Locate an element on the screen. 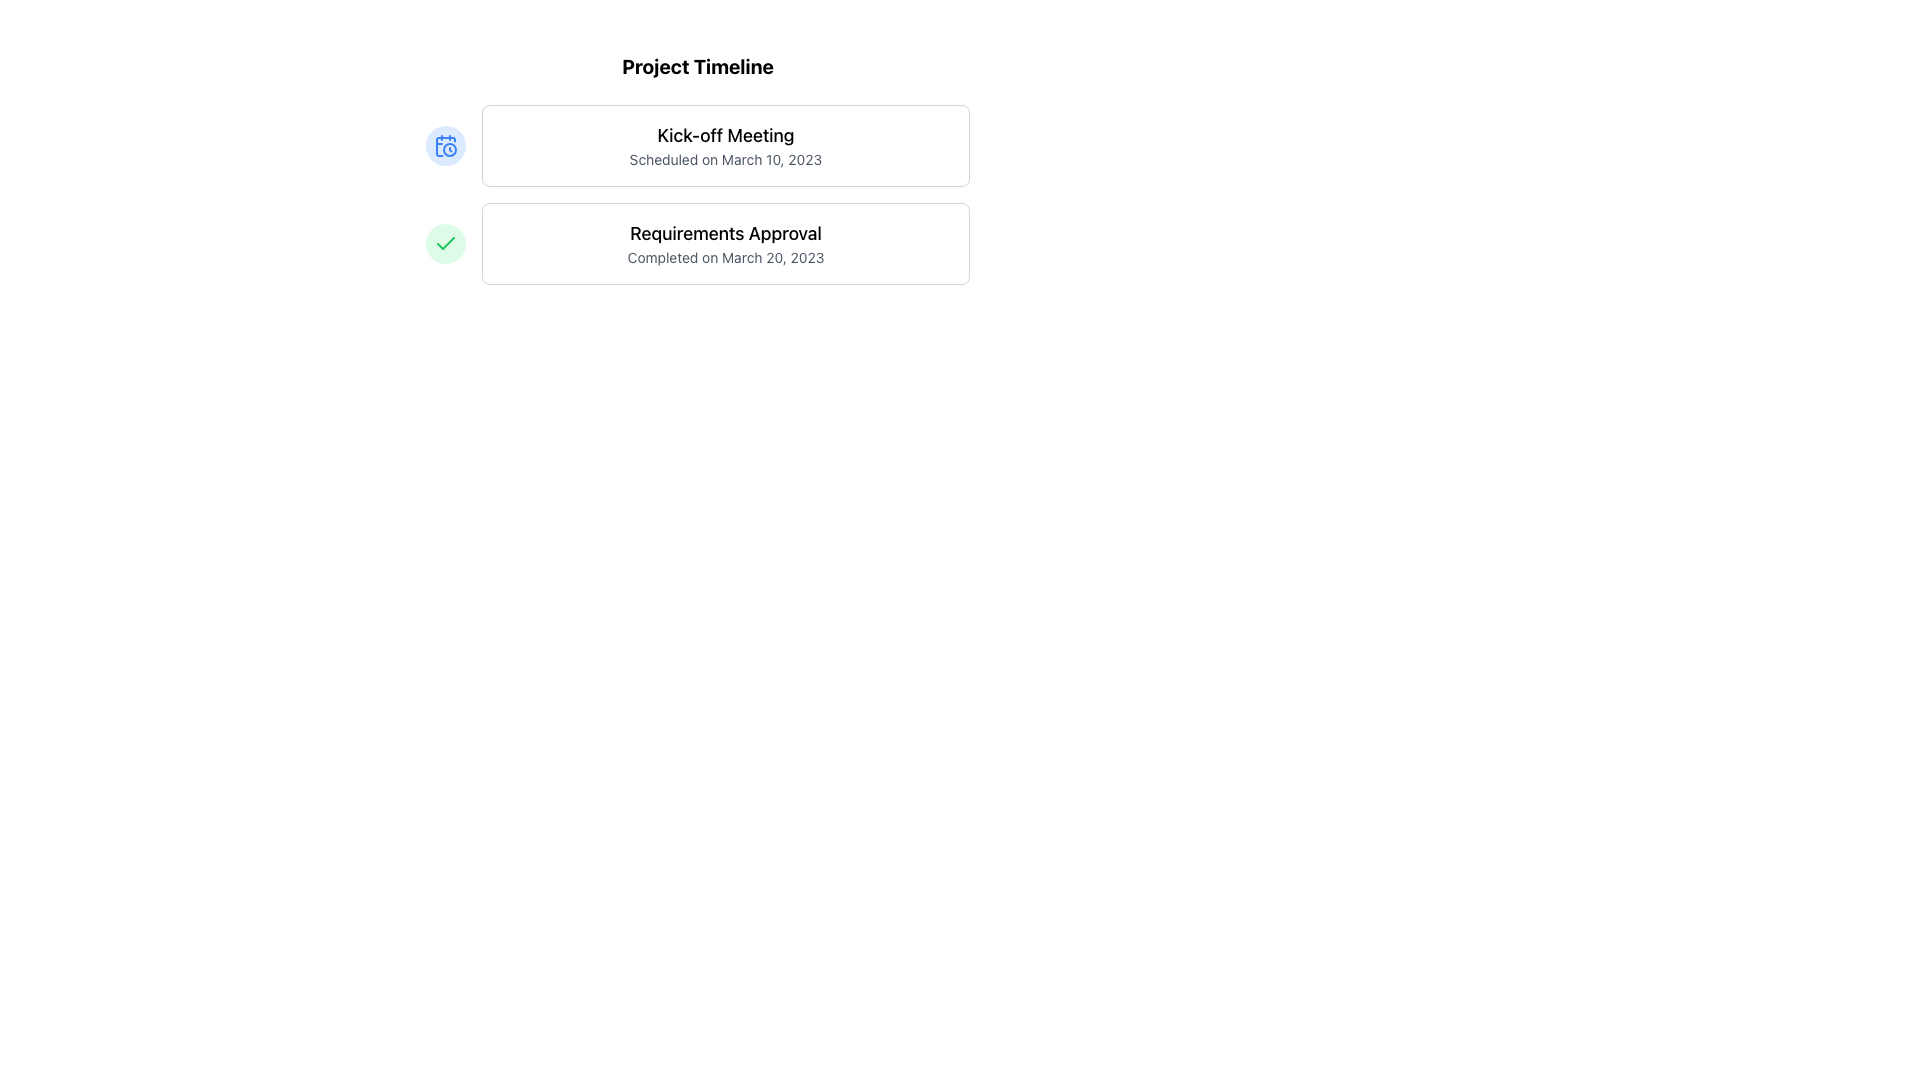 The image size is (1920, 1080). the SVG circle element that is the centerpiece of the calendar-clock icon to the left of the 'Kick-off Meeting' timeline item is located at coordinates (449, 149).